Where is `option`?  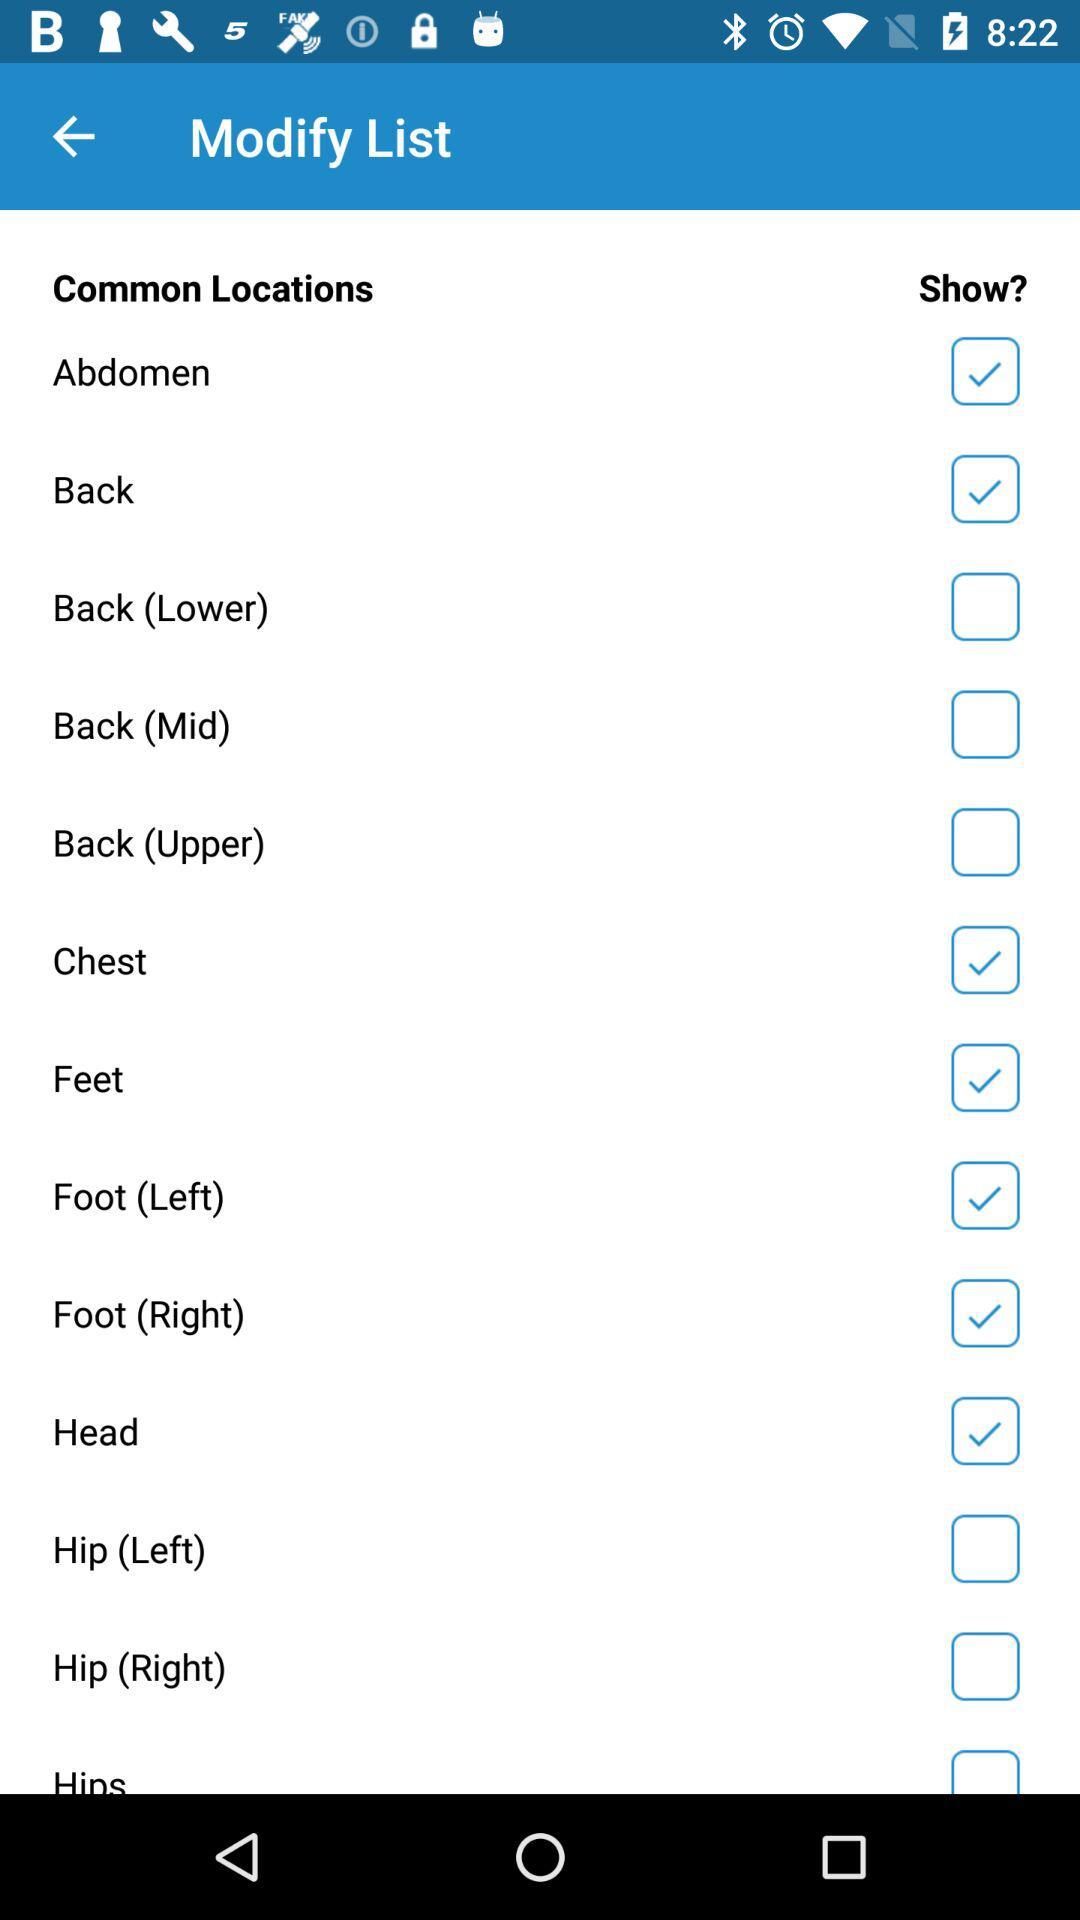 option is located at coordinates (984, 371).